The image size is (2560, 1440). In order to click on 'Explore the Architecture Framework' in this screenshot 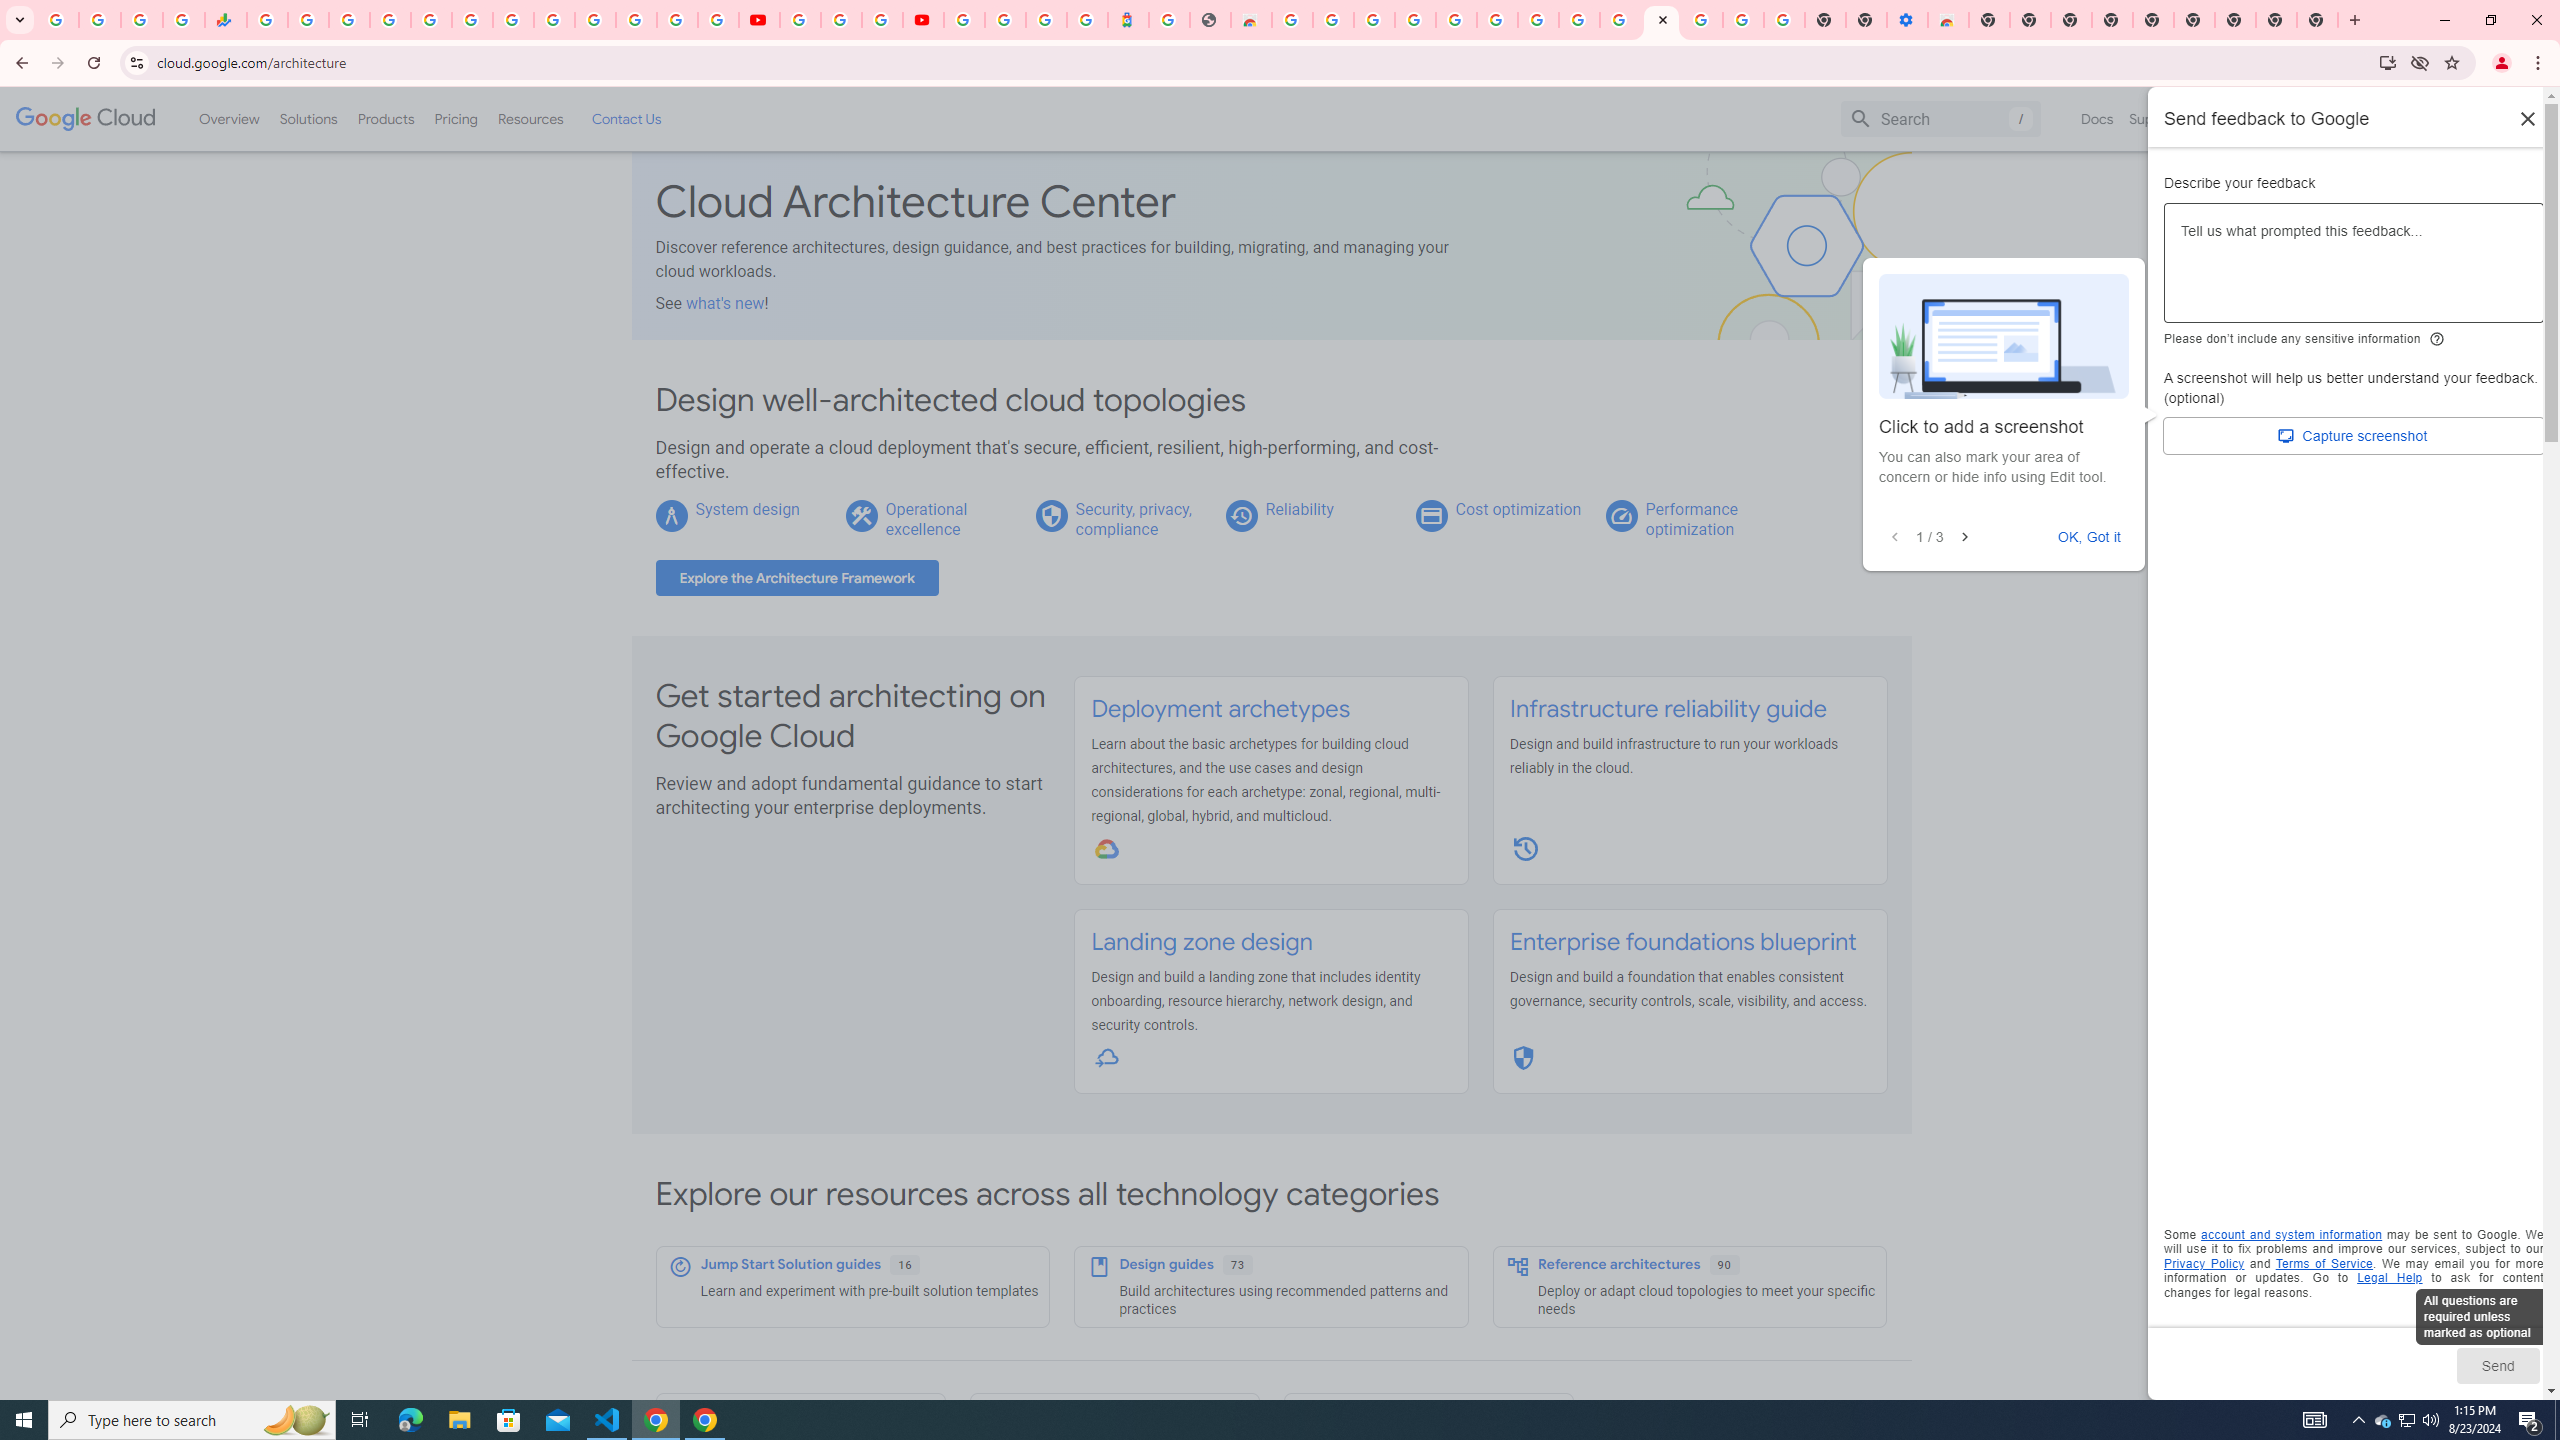, I will do `click(796, 578)`.